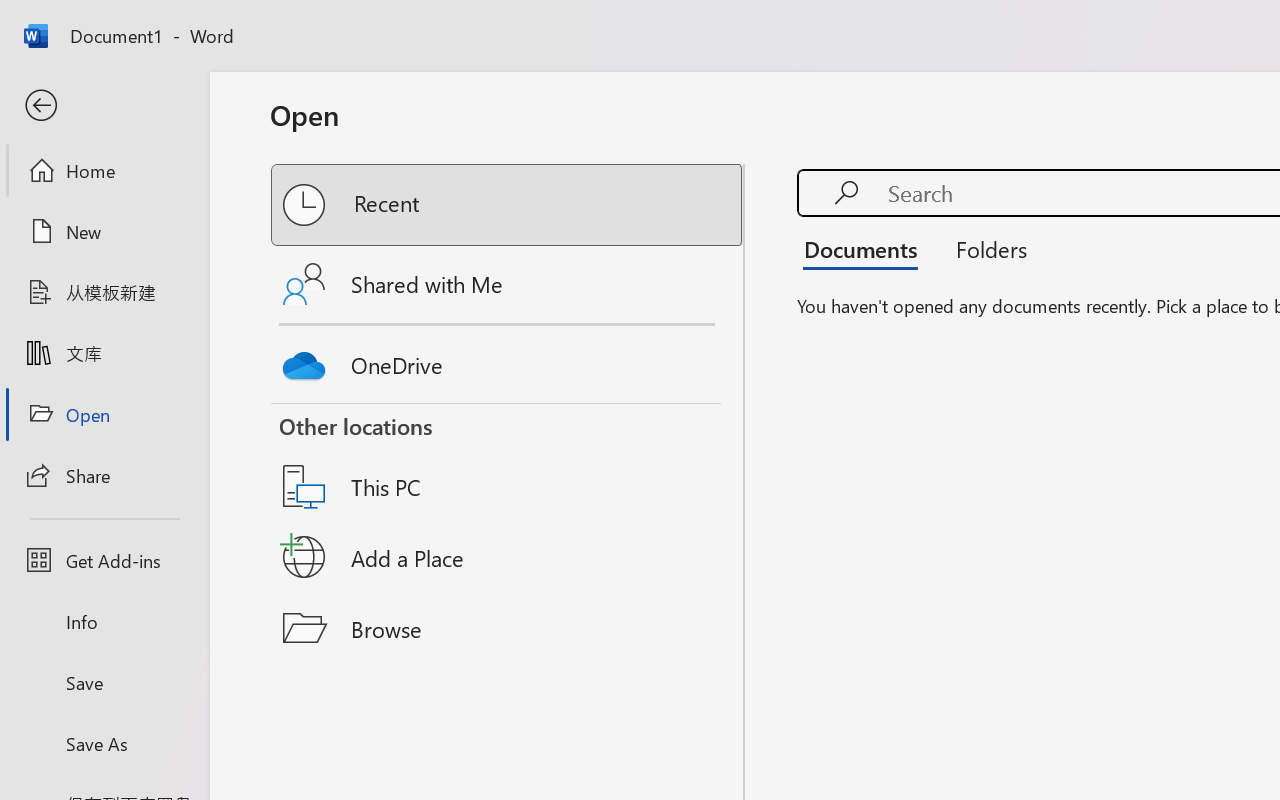 Image resolution: width=1280 pixels, height=800 pixels. What do you see at coordinates (103, 743) in the screenshot?
I see `'Save As'` at bounding box center [103, 743].